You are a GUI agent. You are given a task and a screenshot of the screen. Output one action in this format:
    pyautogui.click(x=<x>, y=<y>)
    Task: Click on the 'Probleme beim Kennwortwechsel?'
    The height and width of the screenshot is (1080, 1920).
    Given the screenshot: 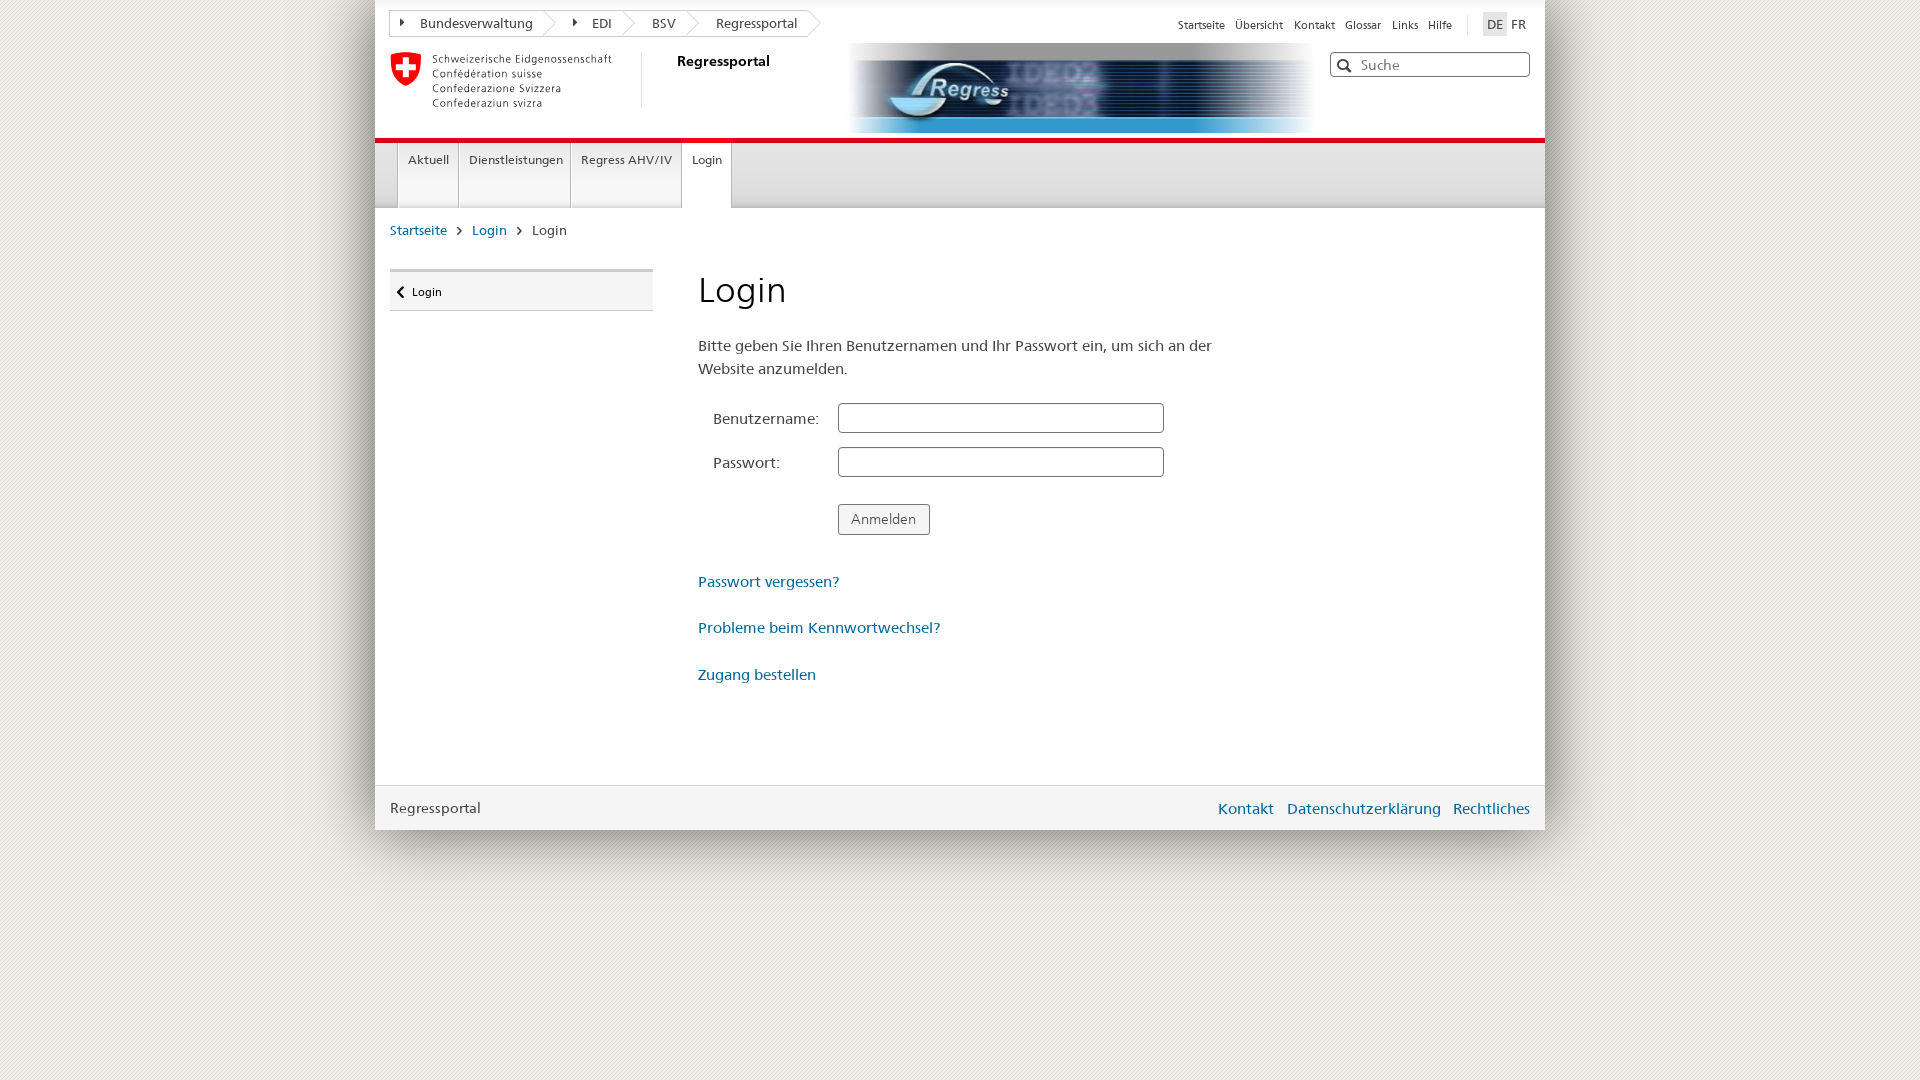 What is the action you would take?
    pyautogui.click(x=819, y=626)
    